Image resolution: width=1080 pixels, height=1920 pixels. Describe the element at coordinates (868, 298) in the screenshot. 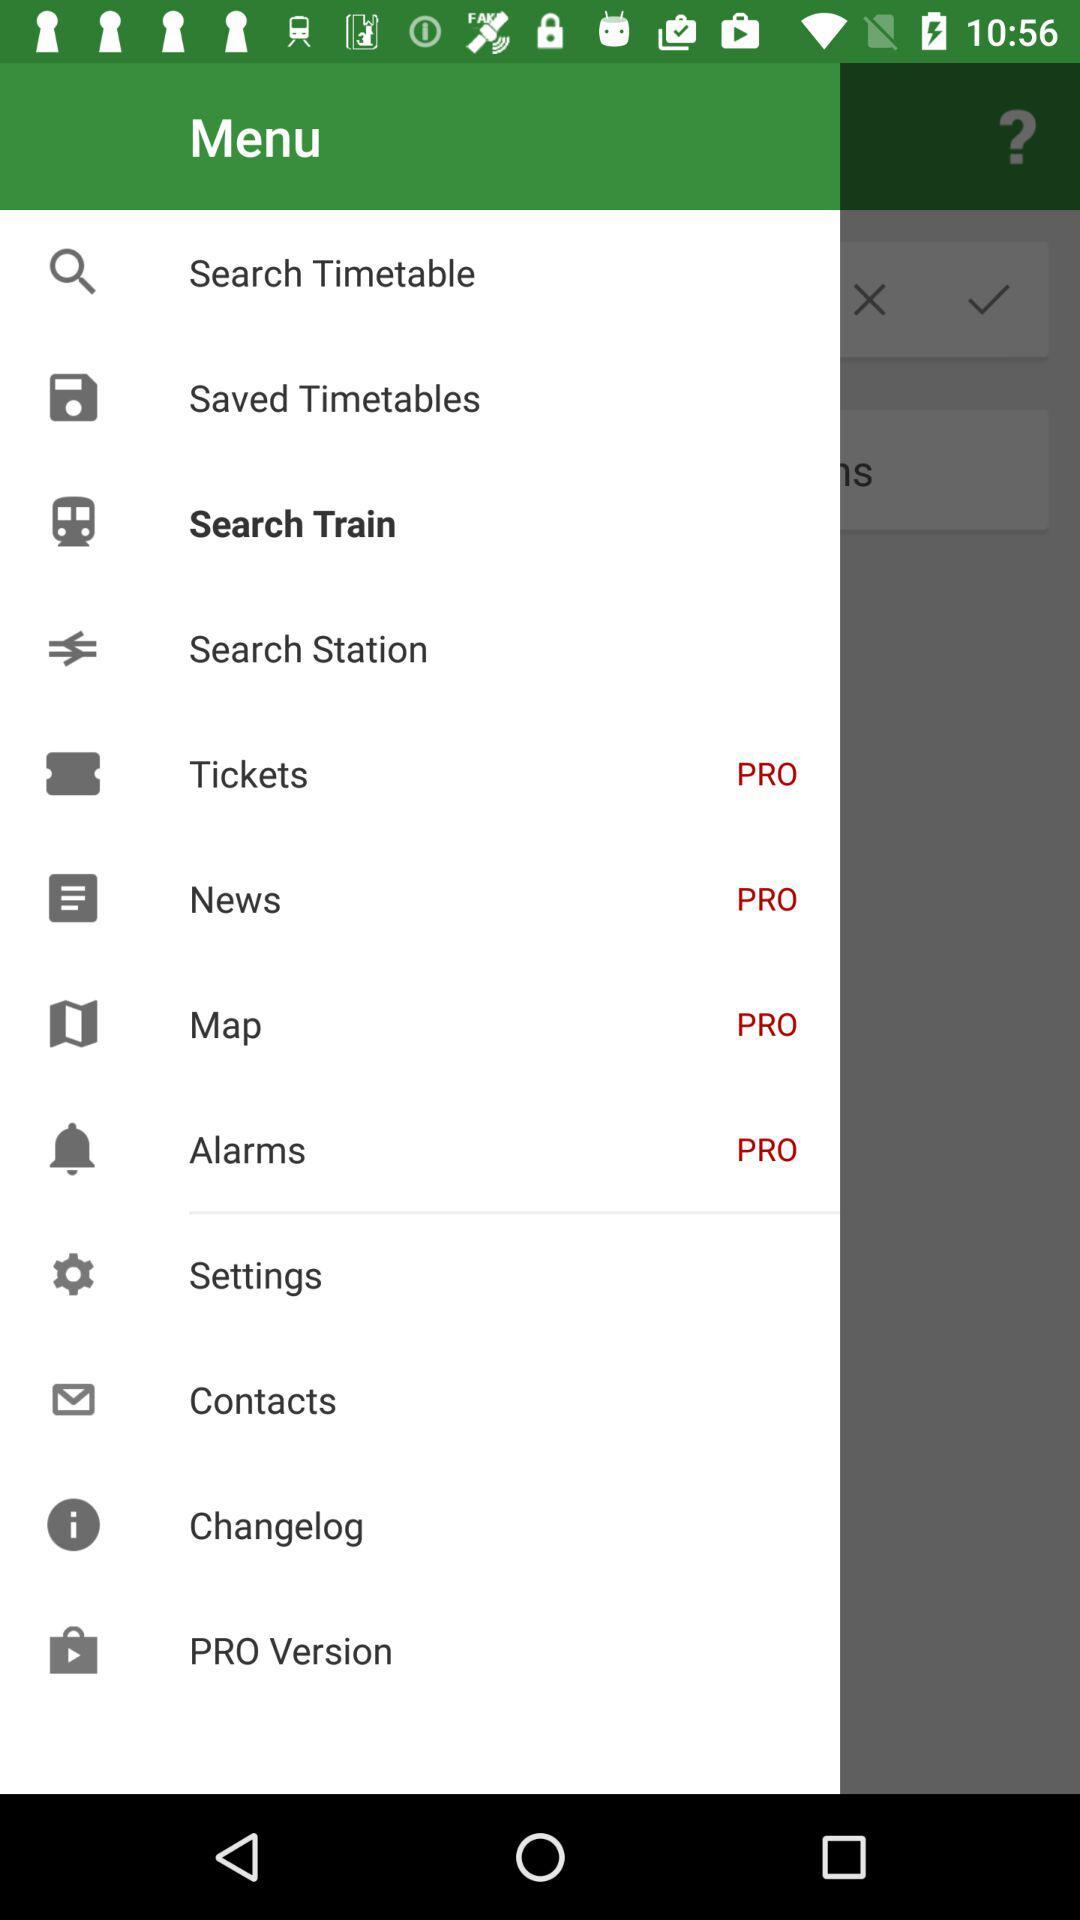

I see `the close icon` at that location.